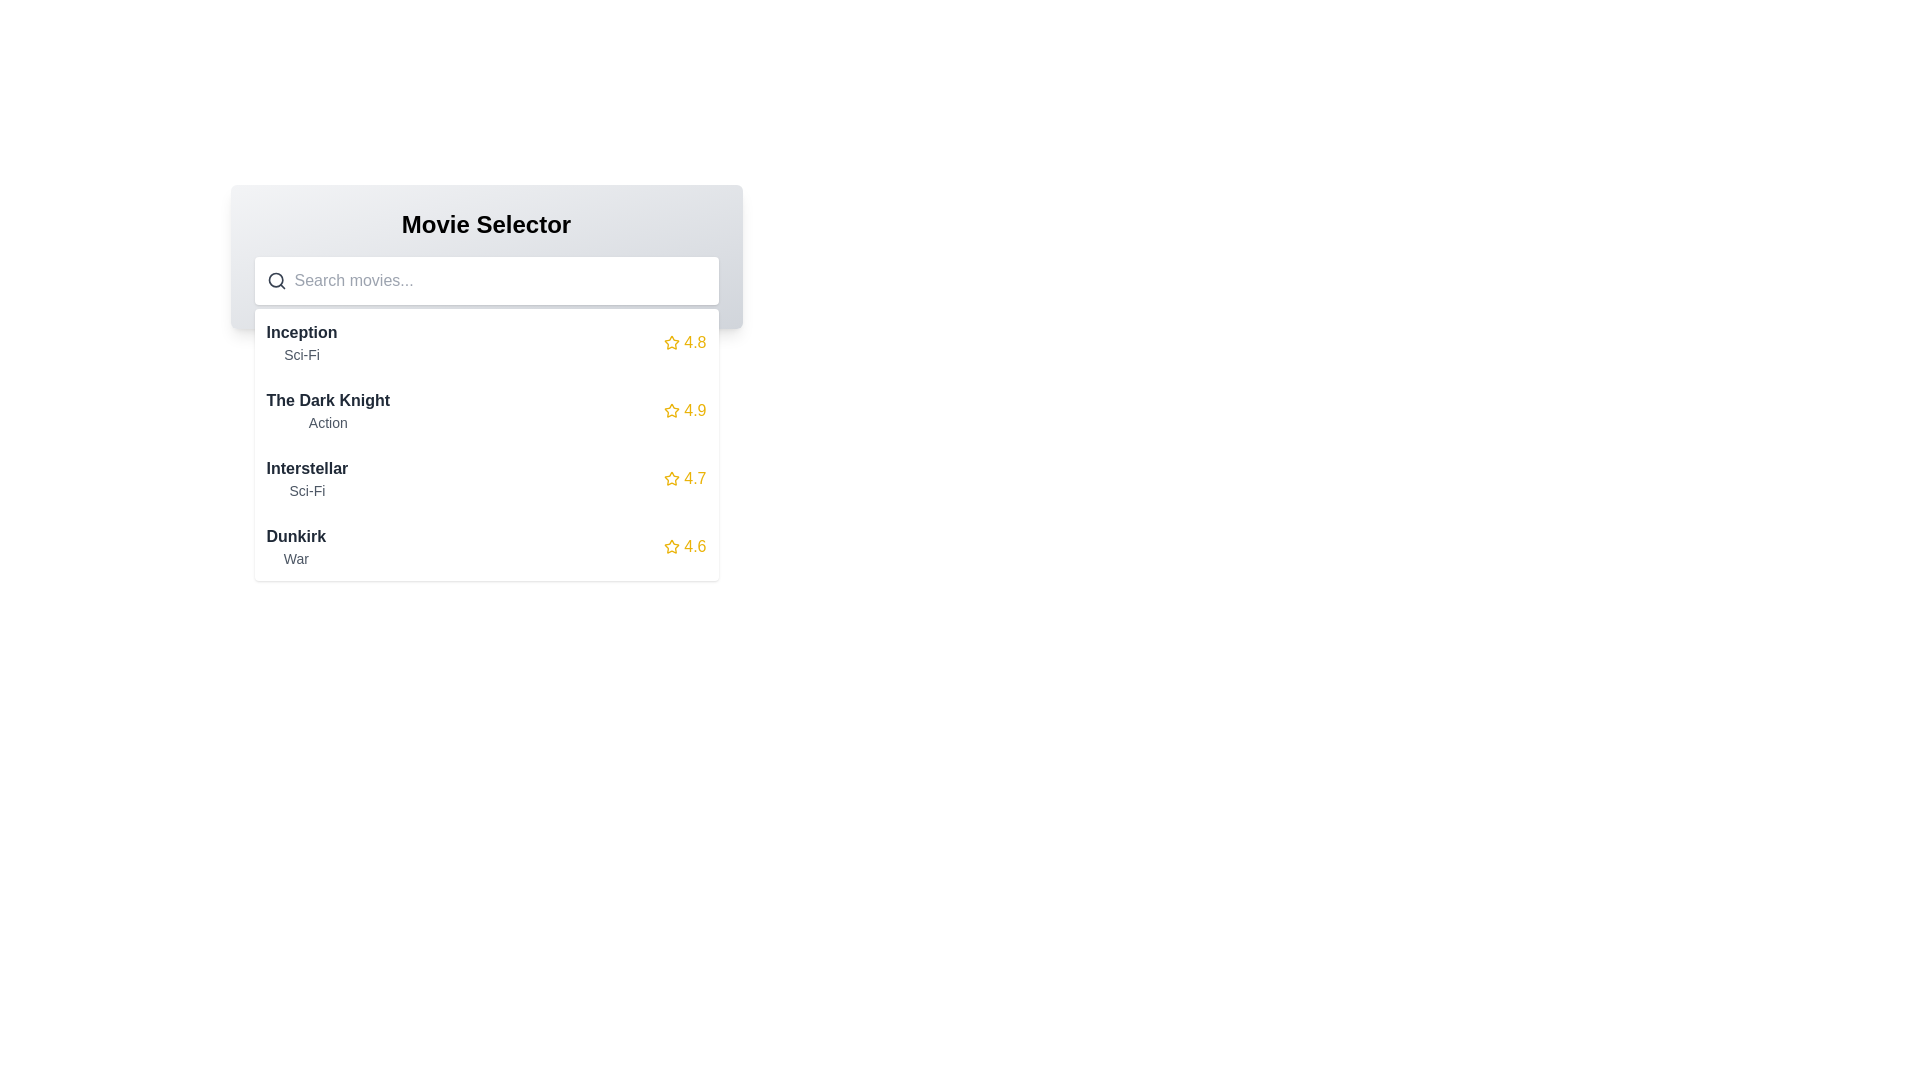 The width and height of the screenshot is (1920, 1080). Describe the element at coordinates (295, 559) in the screenshot. I see `the text label displaying 'War' which is located directly beneath the title 'Dunkirk' in the movie list interface` at that location.